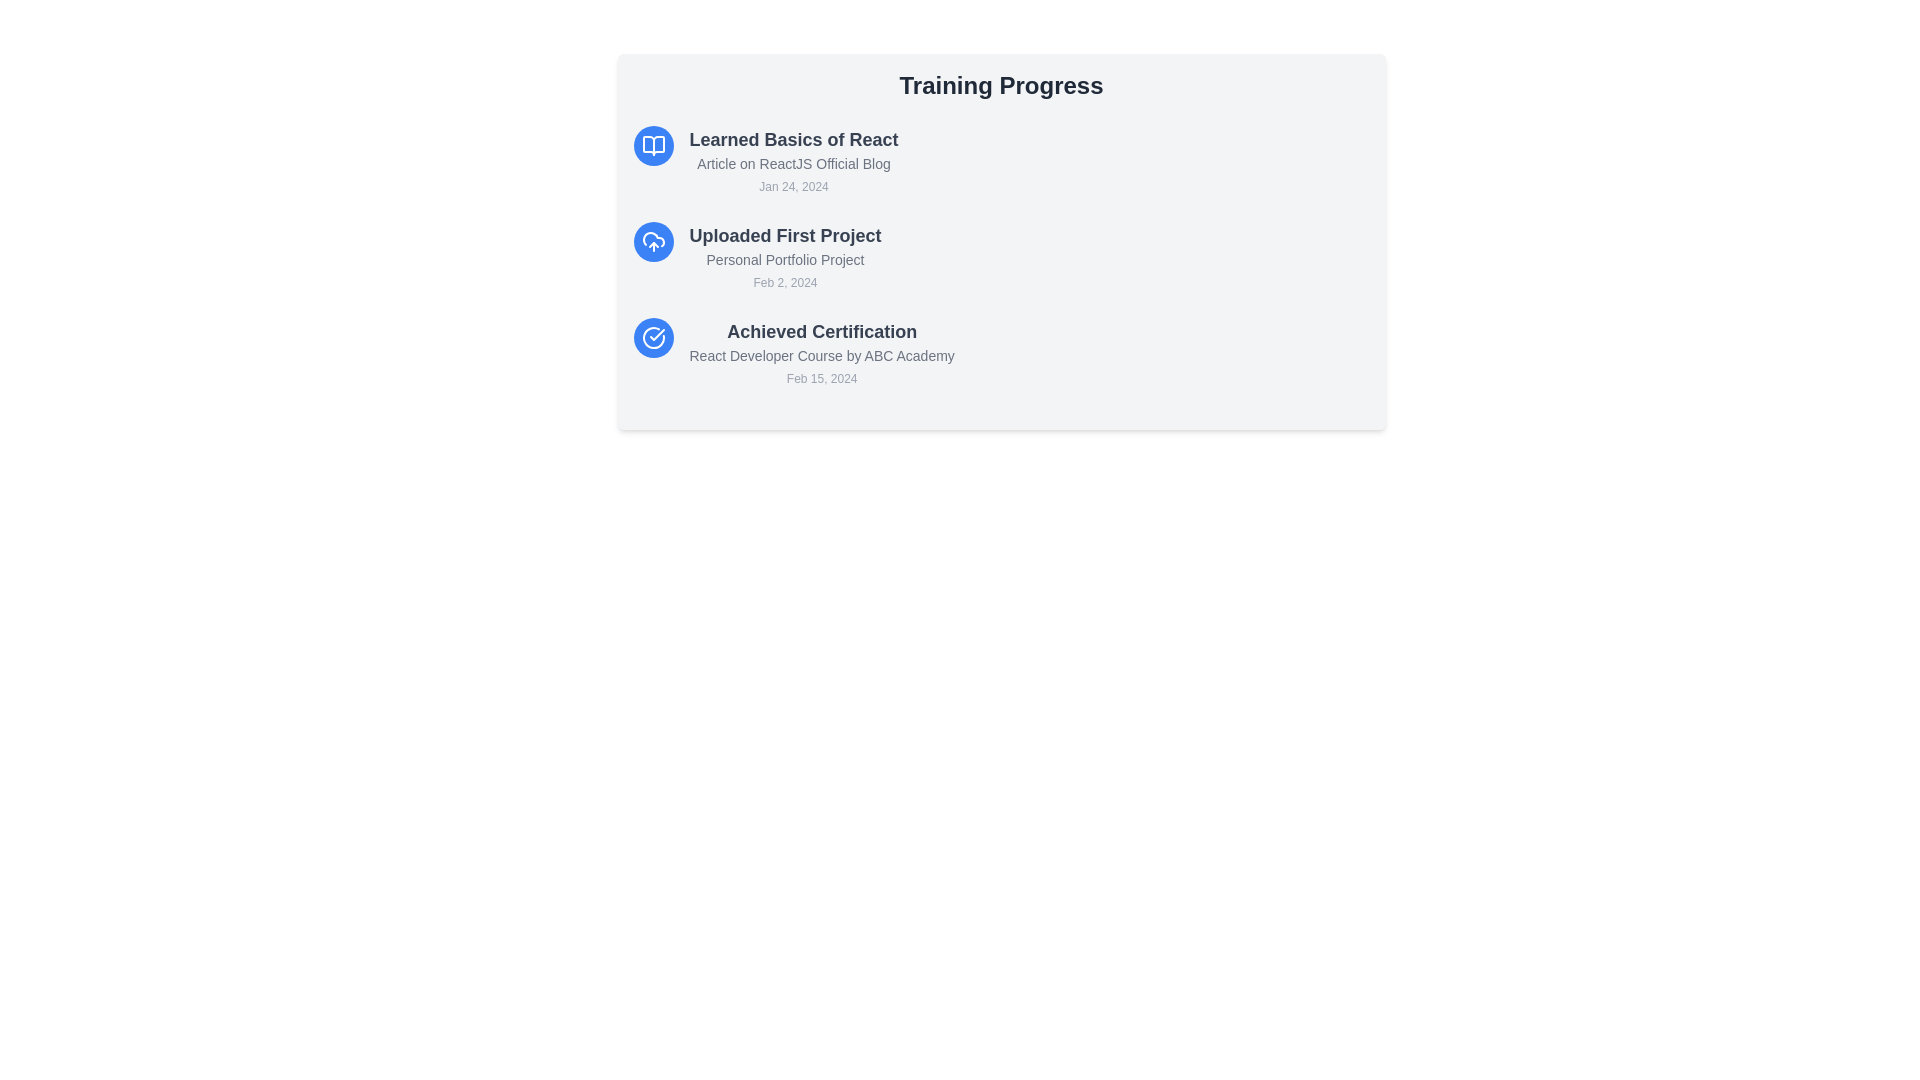 This screenshot has width=1920, height=1080. I want to click on the book icon representing the 'Learned Basics of React' milestone, located to the left of the milestone description text, so click(653, 145).